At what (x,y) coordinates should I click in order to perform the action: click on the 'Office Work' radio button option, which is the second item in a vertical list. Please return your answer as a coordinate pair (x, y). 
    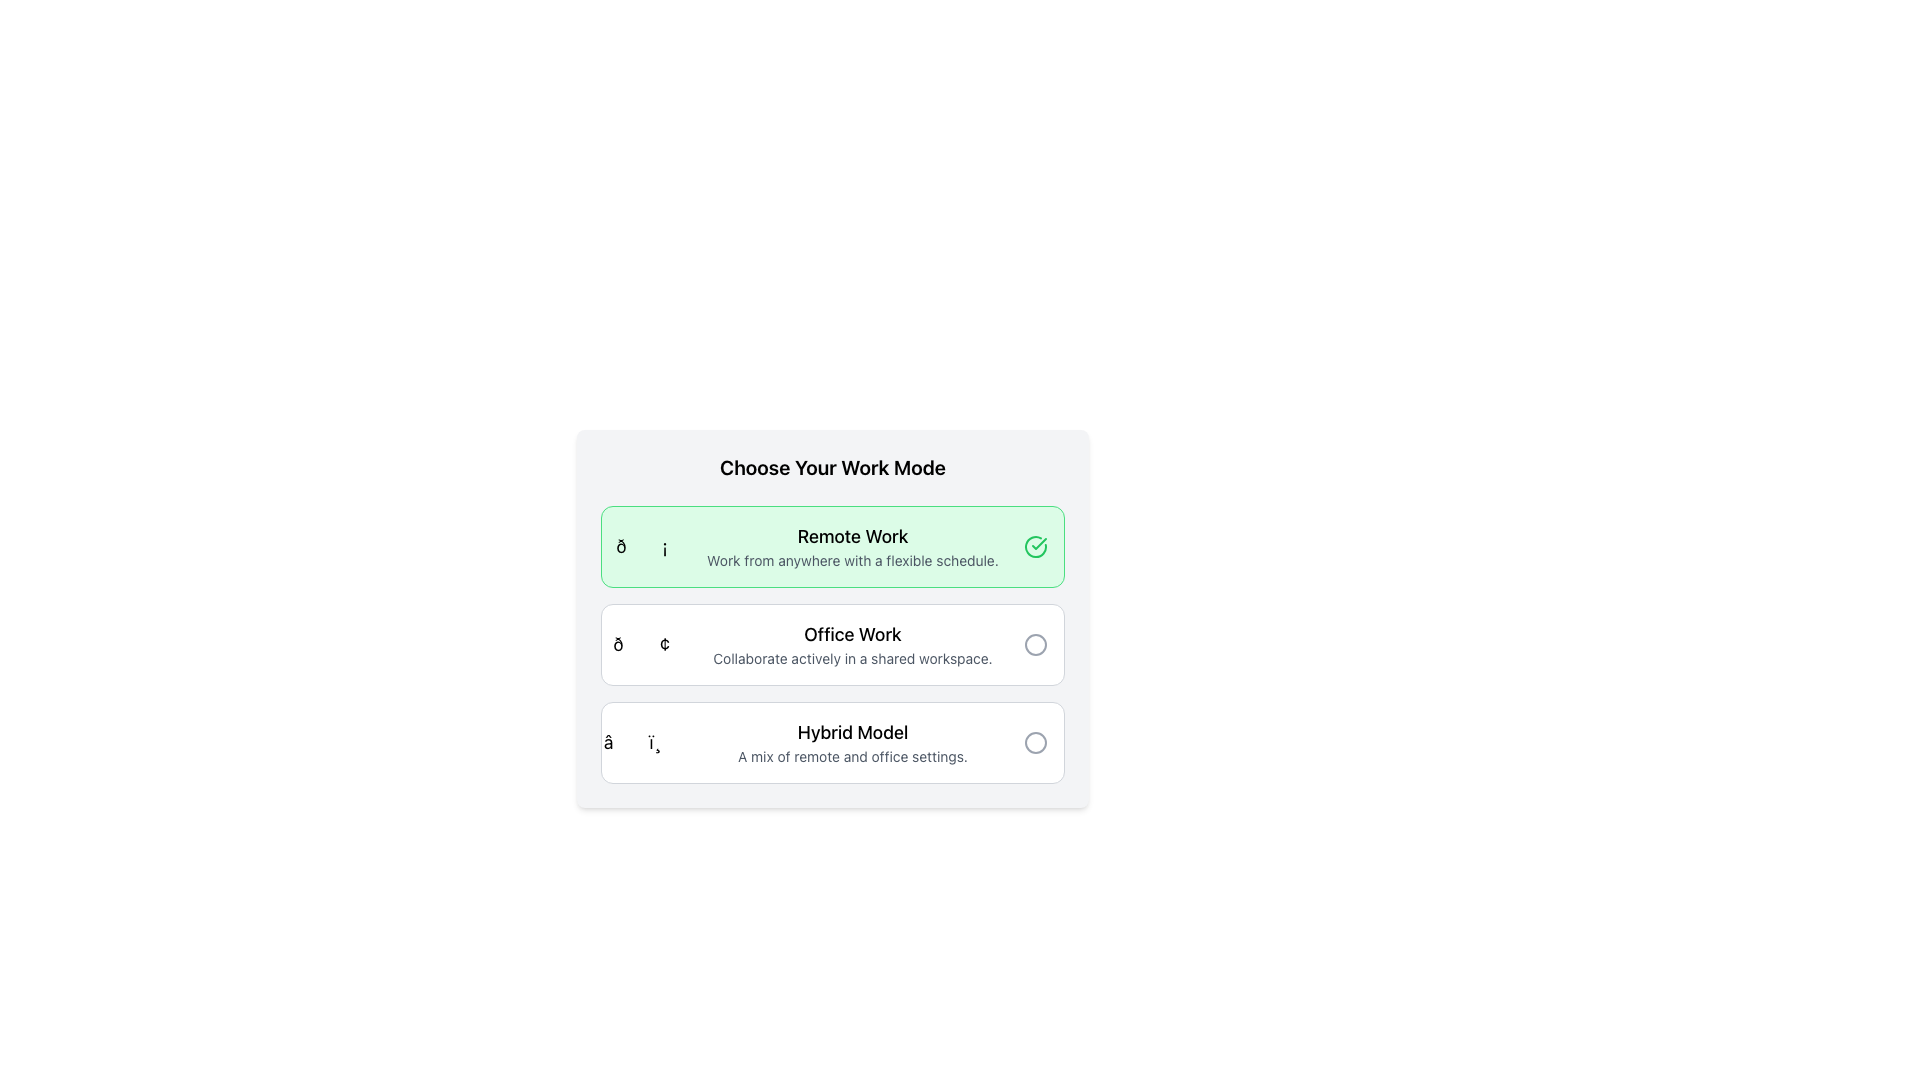
    Looking at the image, I should click on (833, 644).